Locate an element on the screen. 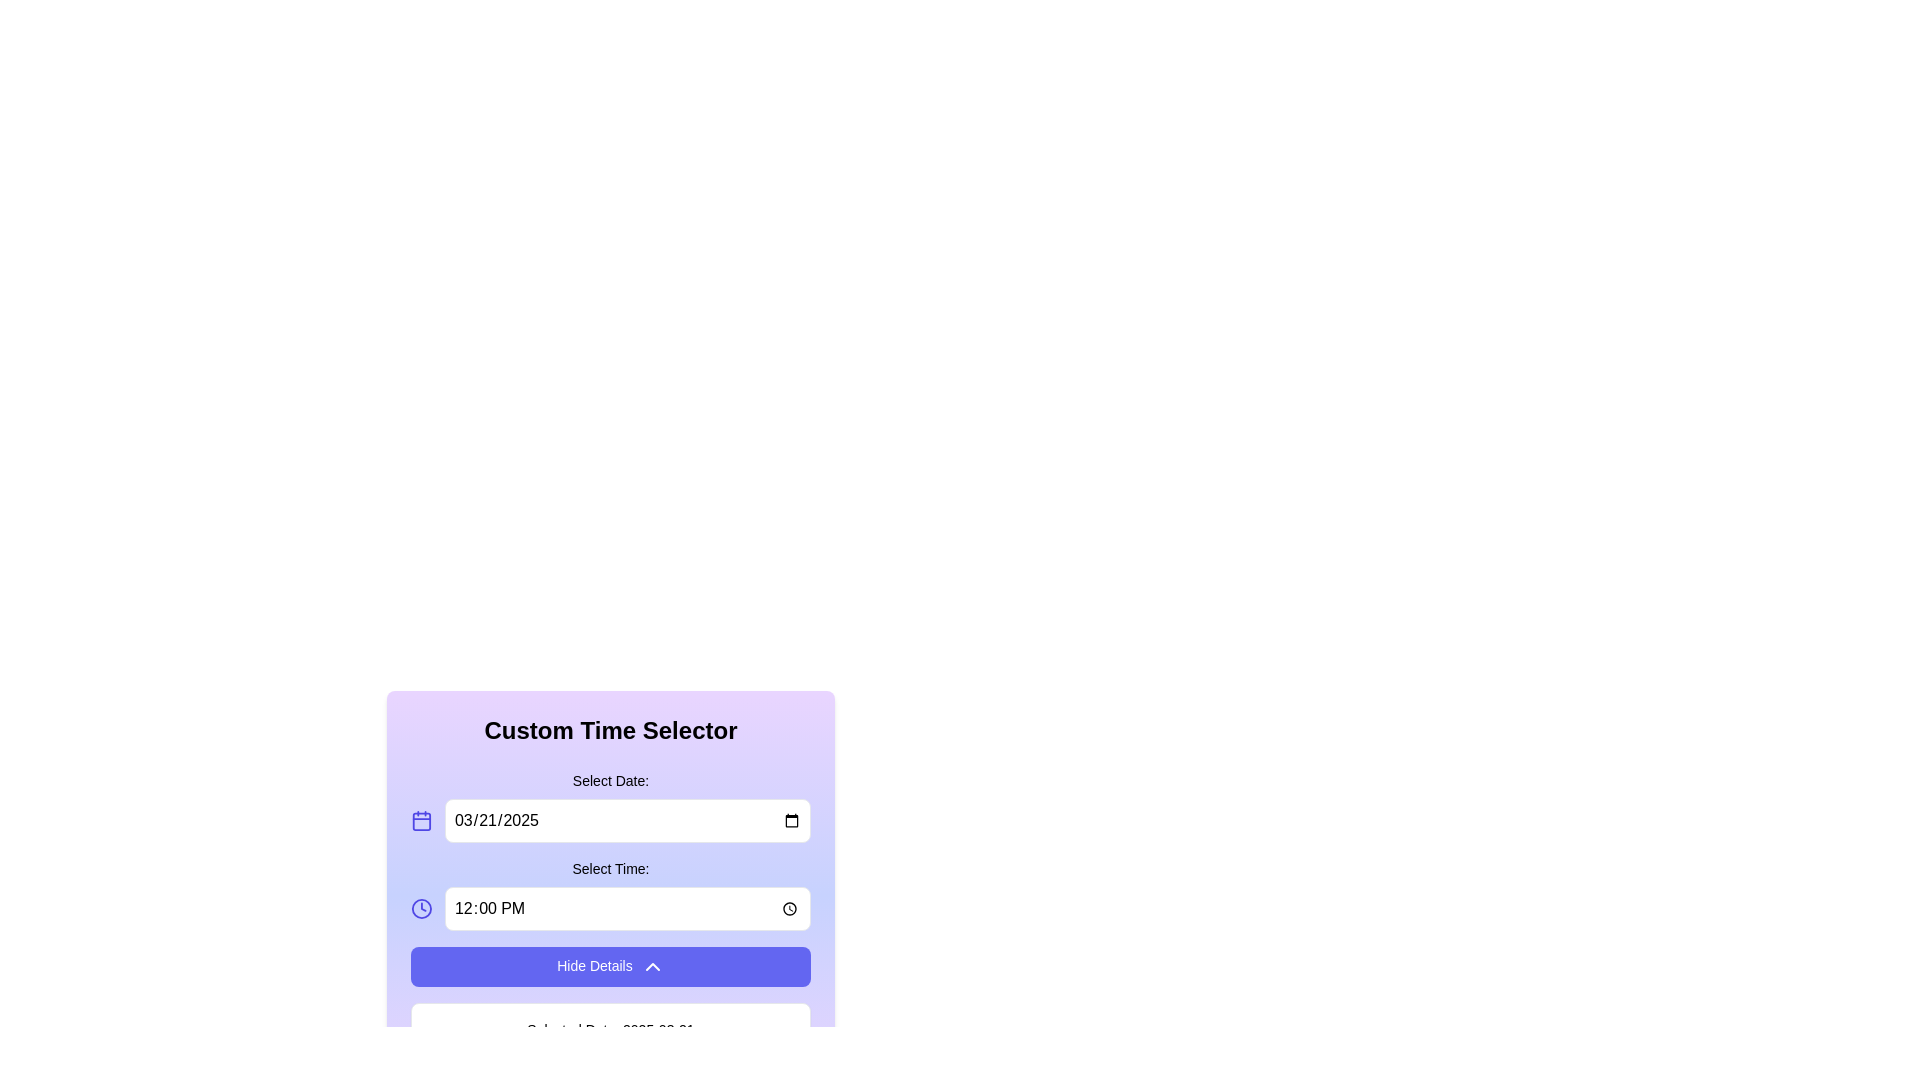  the 'Hide Details' button with a vivid indigo background and white text is located at coordinates (609, 966).